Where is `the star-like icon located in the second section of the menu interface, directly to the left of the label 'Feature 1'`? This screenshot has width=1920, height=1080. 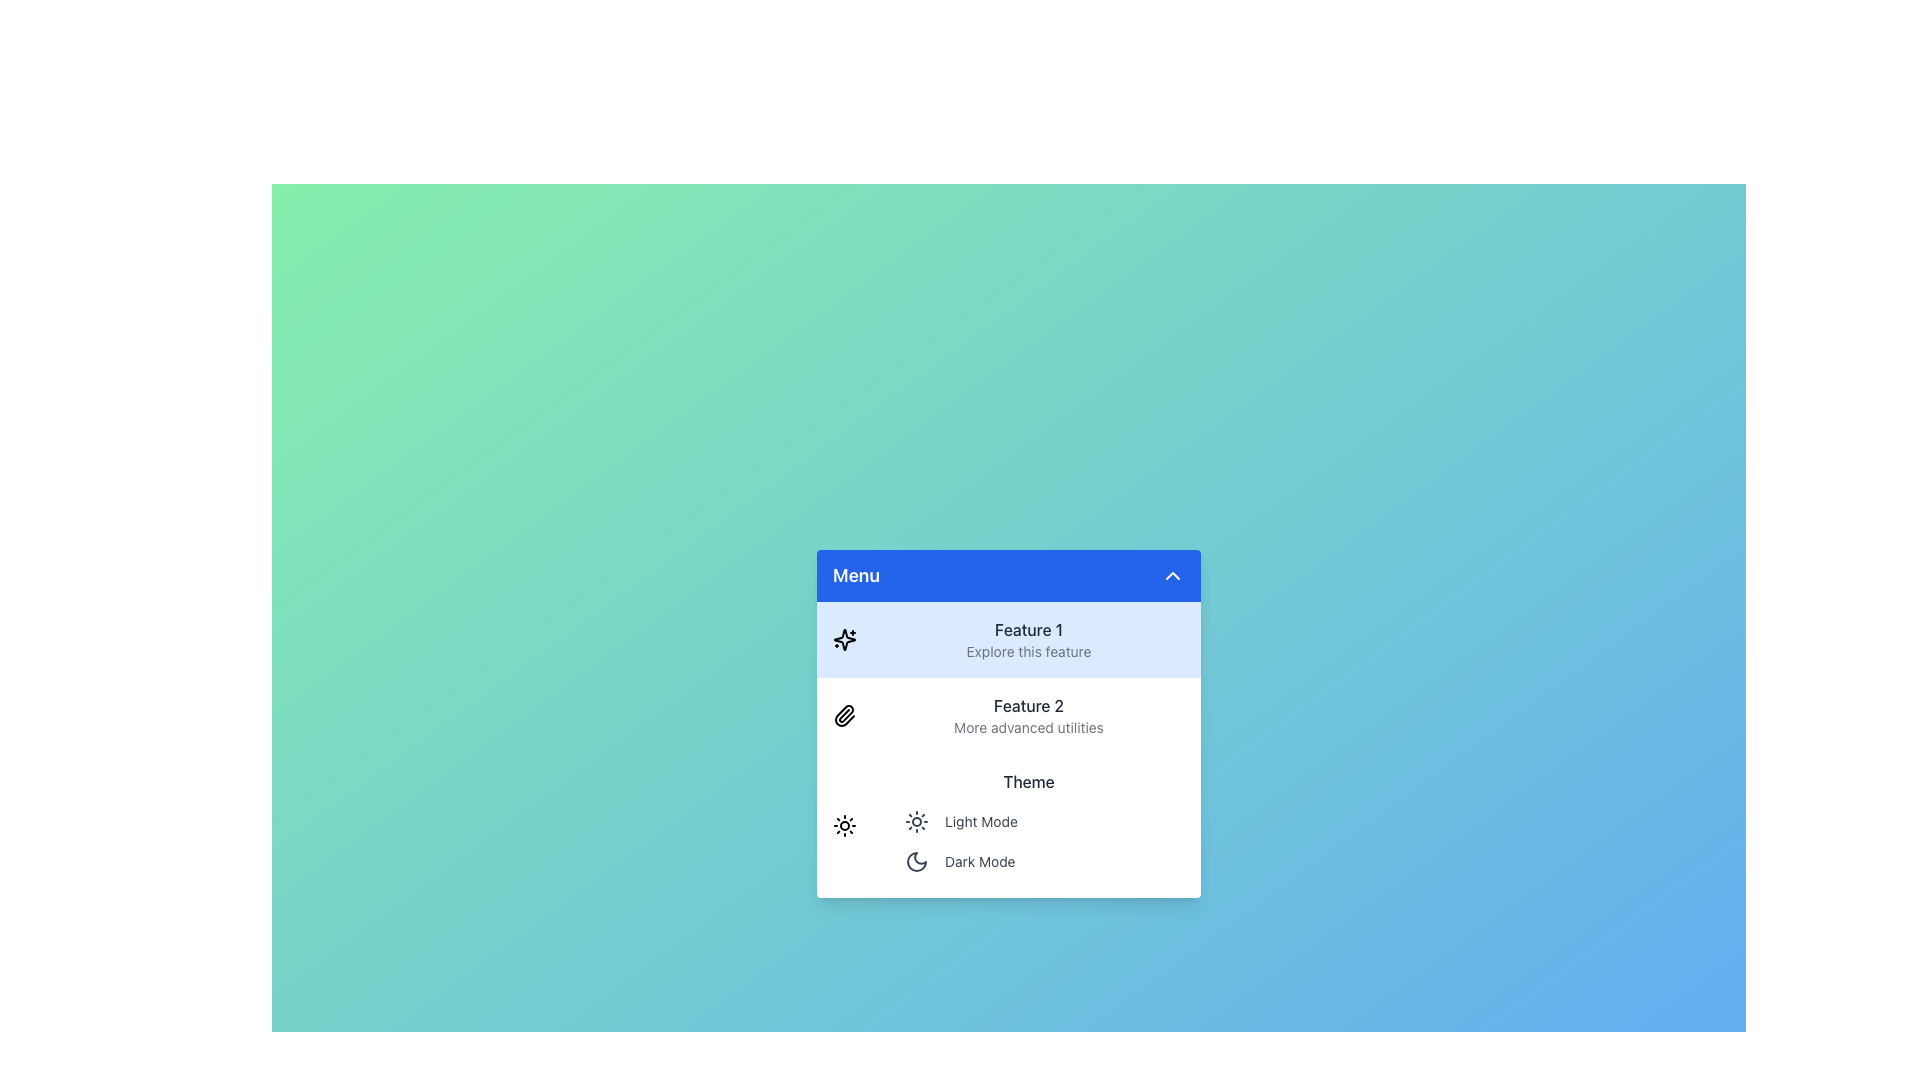 the star-like icon located in the second section of the menu interface, directly to the left of the label 'Feature 1' is located at coordinates (844, 640).